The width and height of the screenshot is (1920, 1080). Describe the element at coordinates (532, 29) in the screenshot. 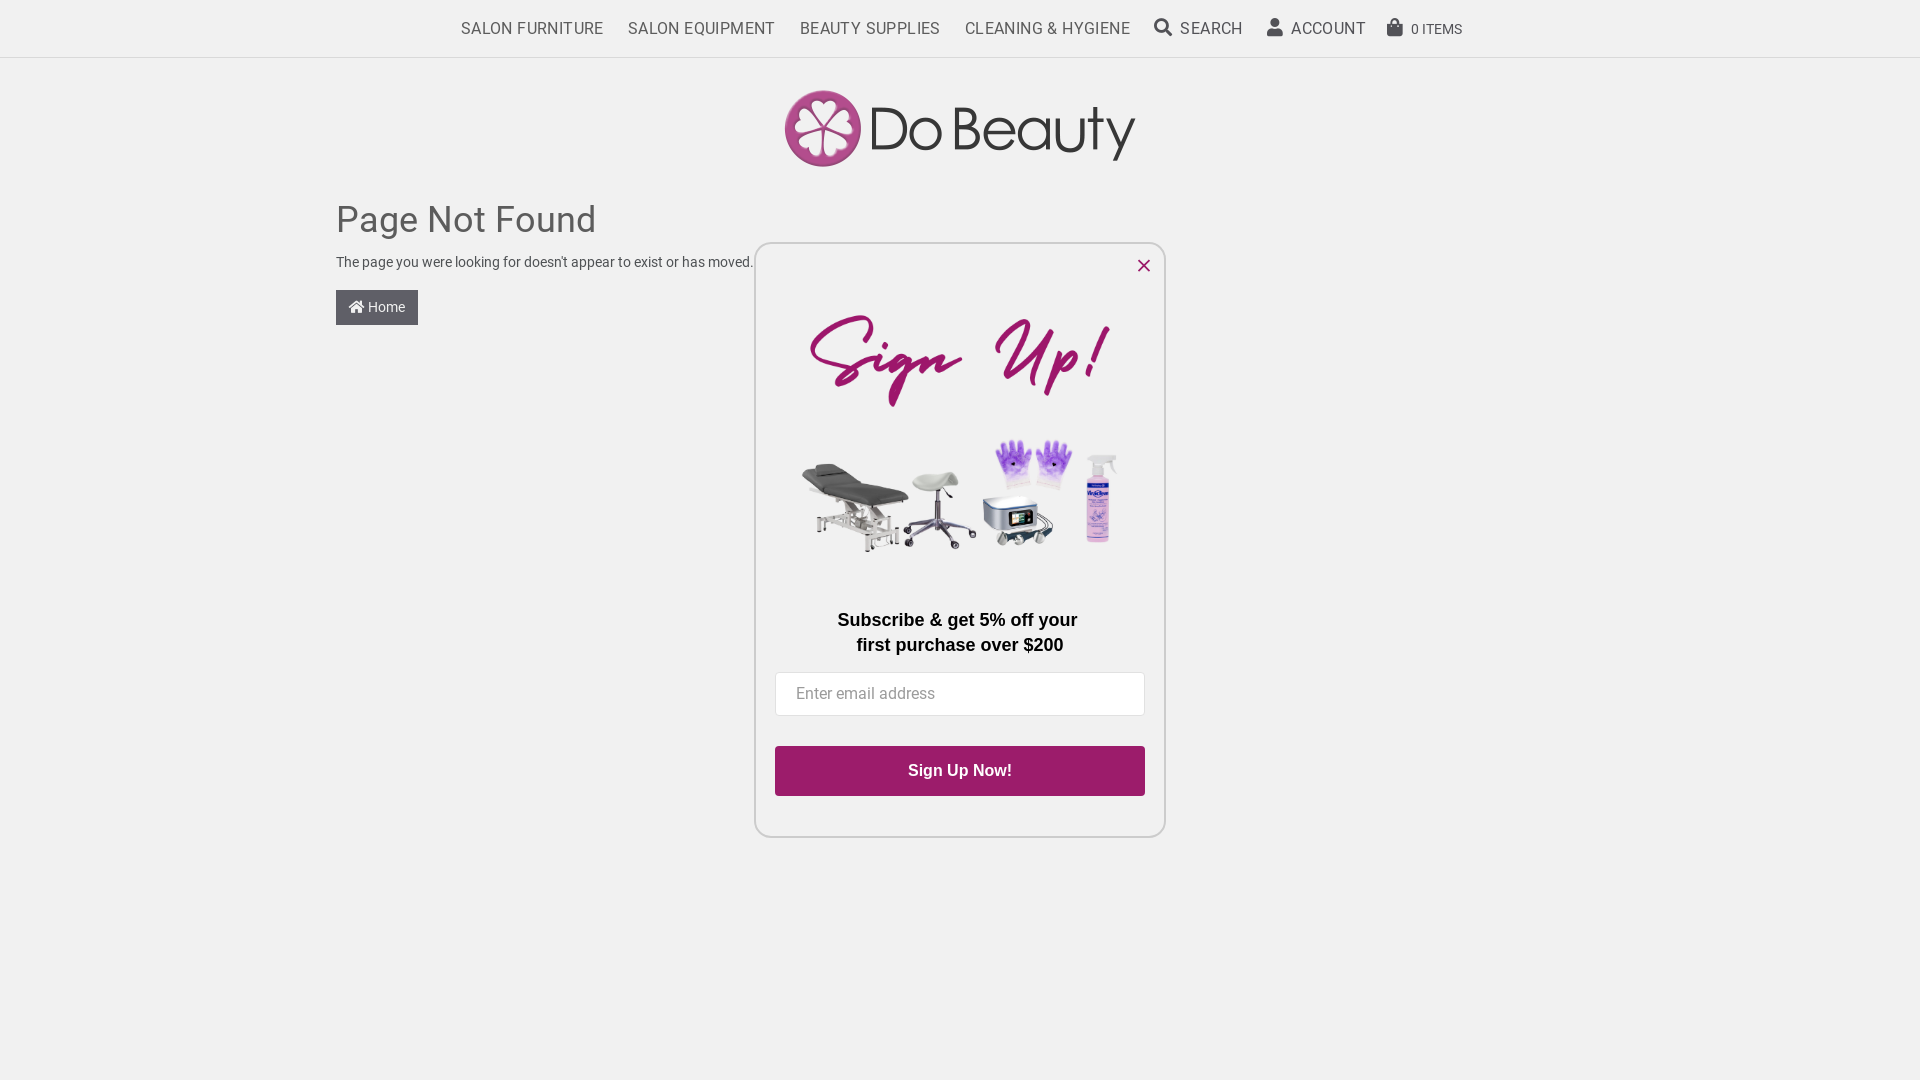

I see `'SALON FURNITURE'` at that location.